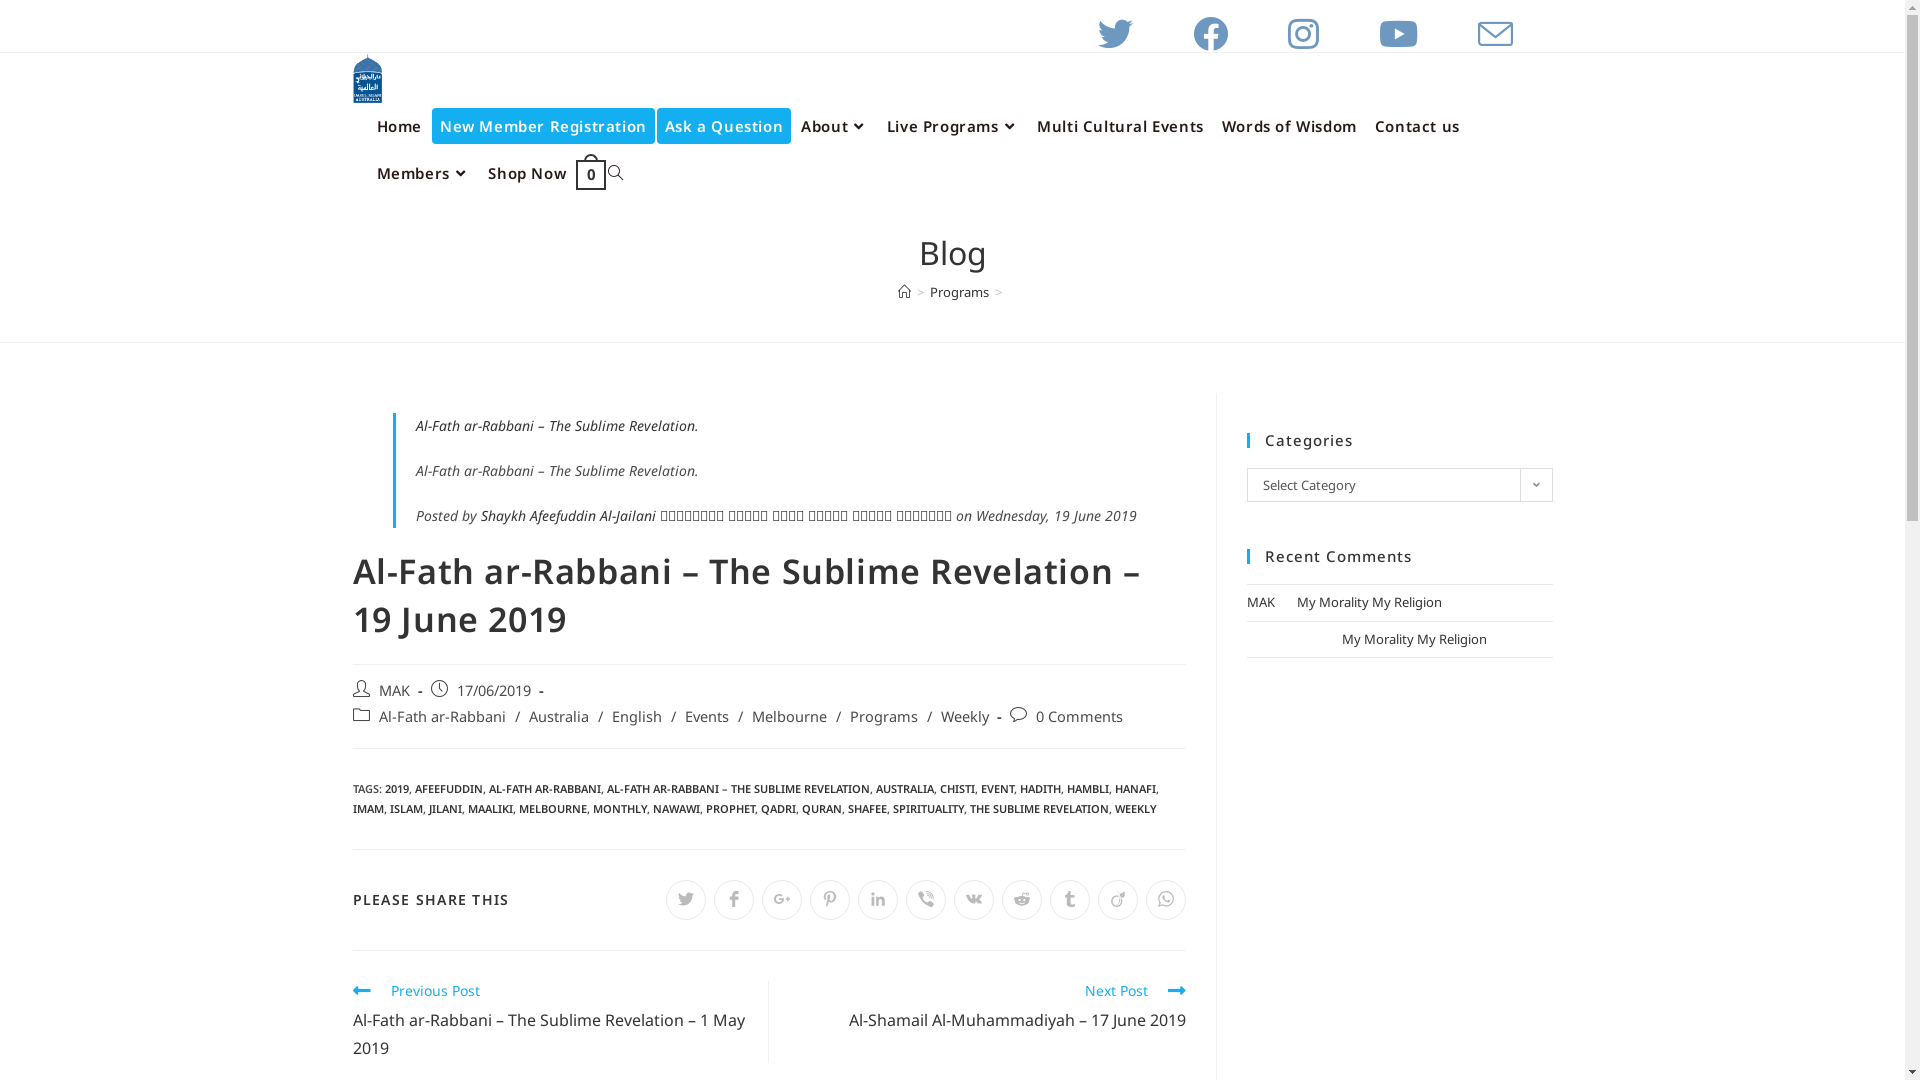 The width and height of the screenshot is (1920, 1080). Describe the element at coordinates (367, 807) in the screenshot. I see `'IMAM'` at that location.